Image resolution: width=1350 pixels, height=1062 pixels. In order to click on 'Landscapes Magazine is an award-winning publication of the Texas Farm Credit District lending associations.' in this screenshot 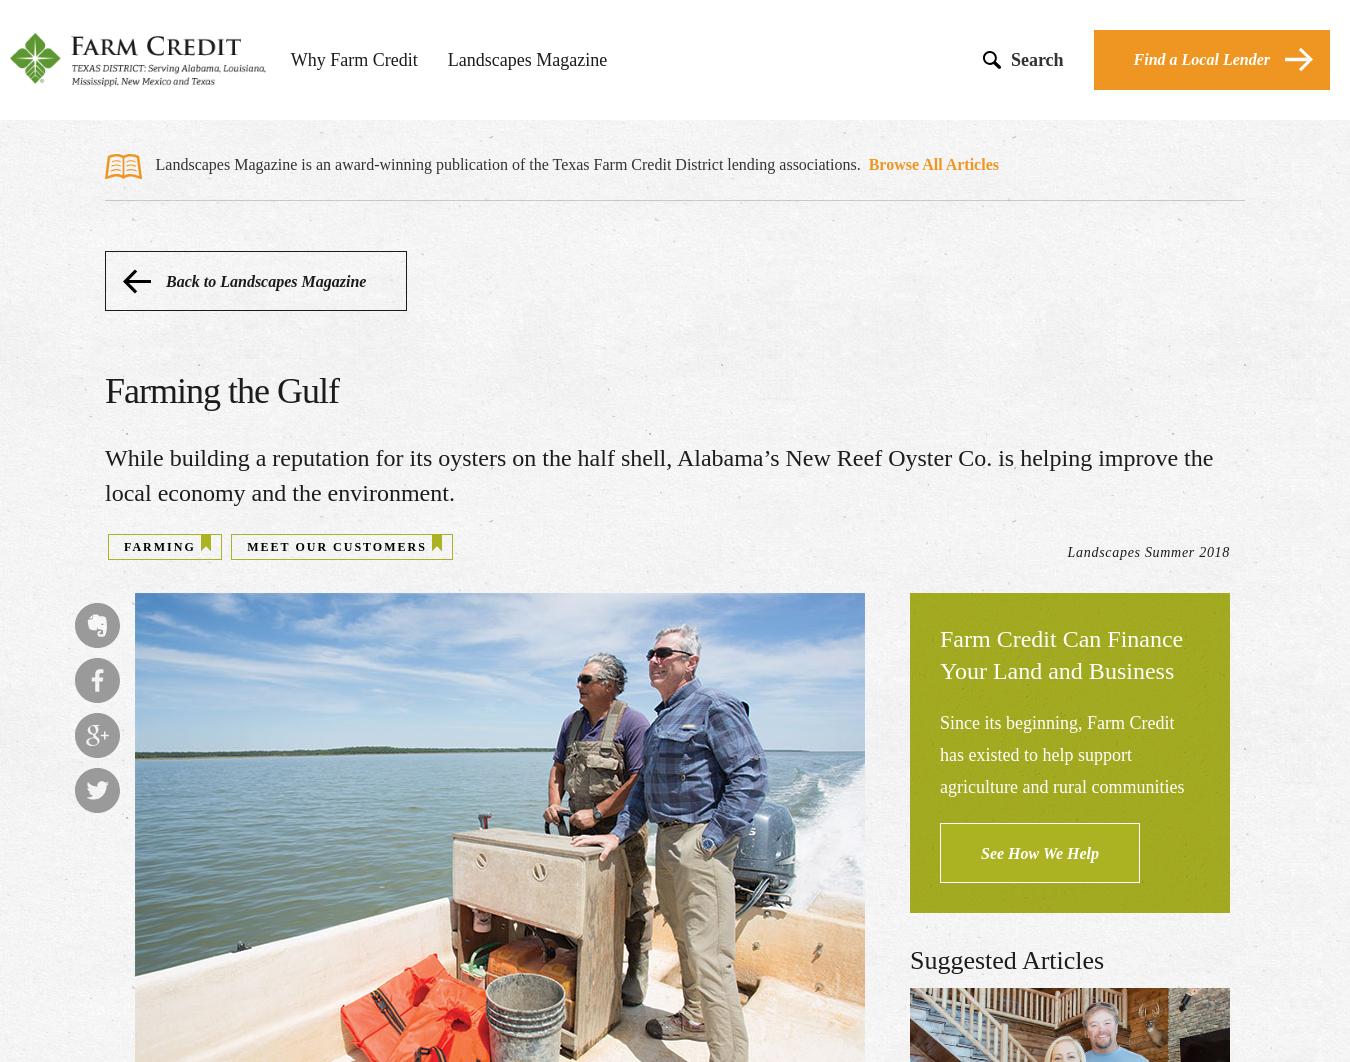, I will do `click(508, 164)`.